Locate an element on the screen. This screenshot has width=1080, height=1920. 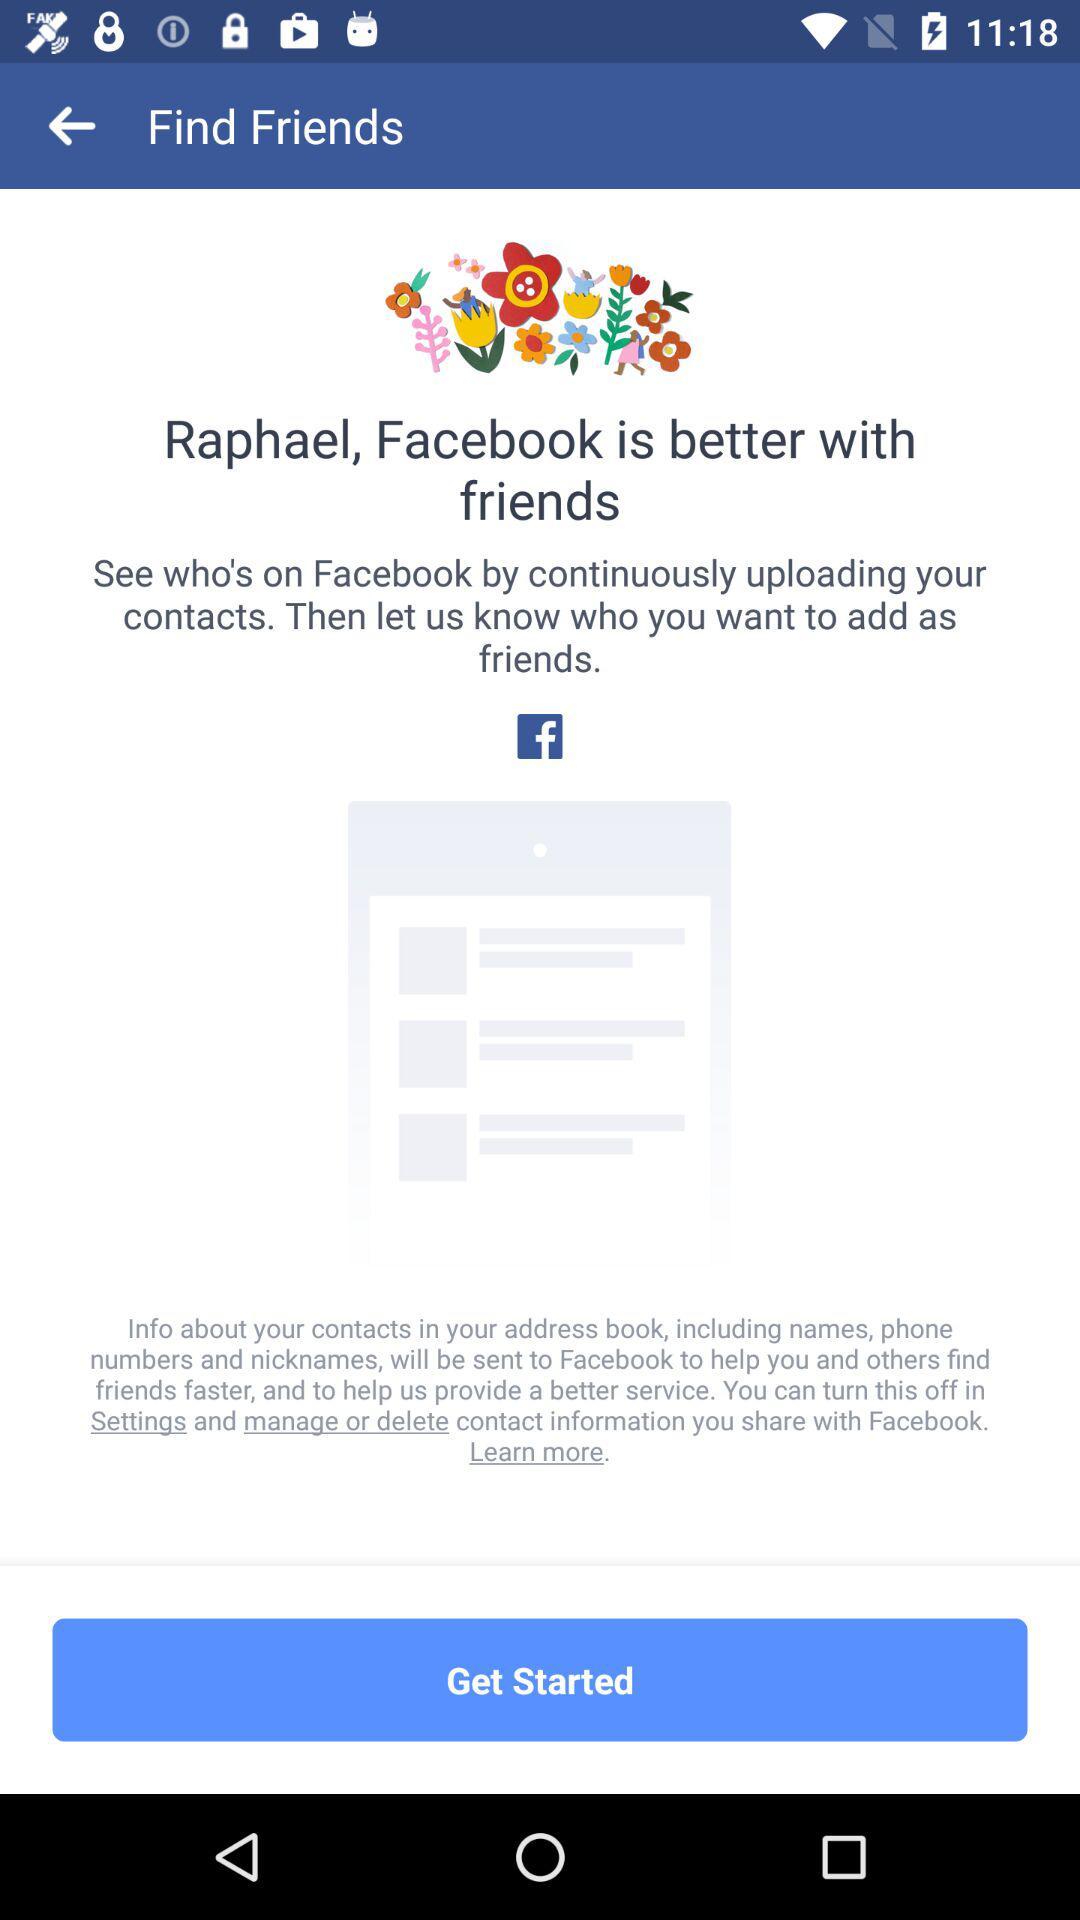
the info about your item is located at coordinates (540, 1388).